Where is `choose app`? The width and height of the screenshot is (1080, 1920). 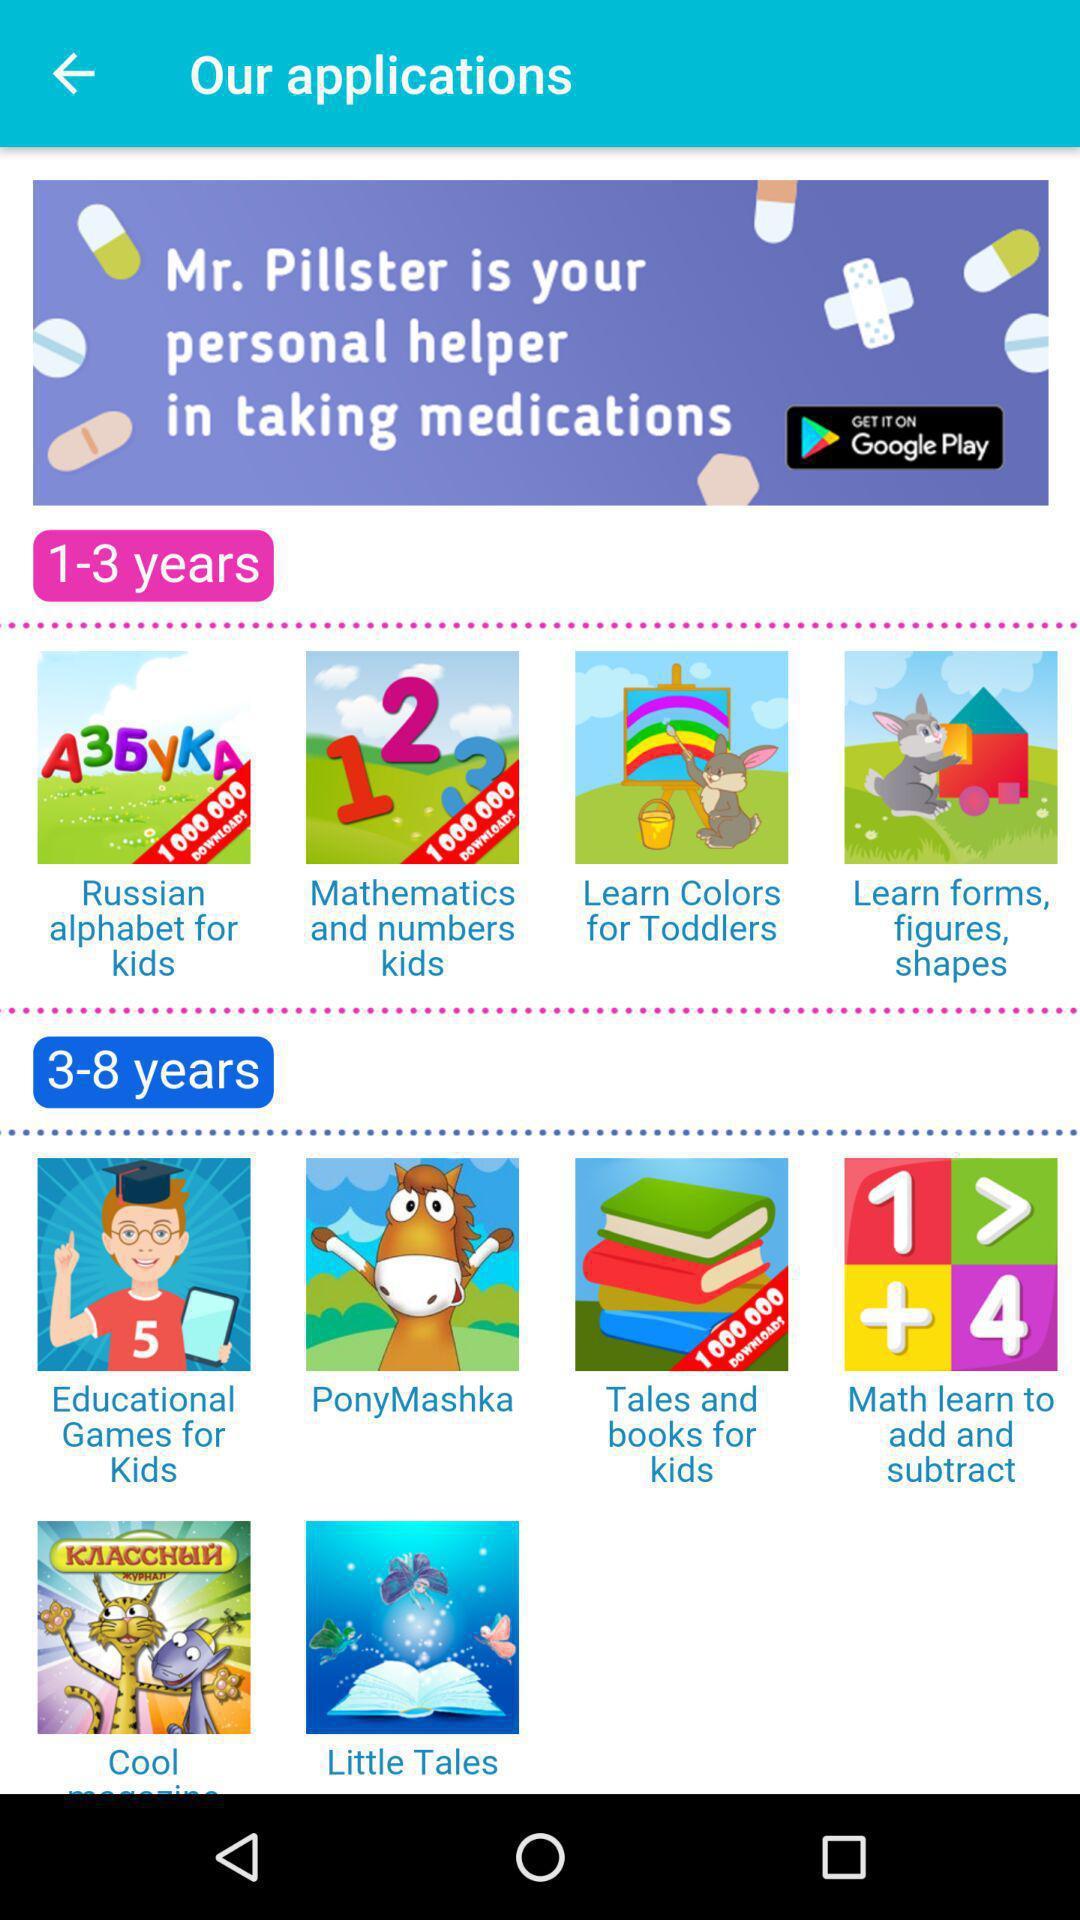 choose app is located at coordinates (540, 970).